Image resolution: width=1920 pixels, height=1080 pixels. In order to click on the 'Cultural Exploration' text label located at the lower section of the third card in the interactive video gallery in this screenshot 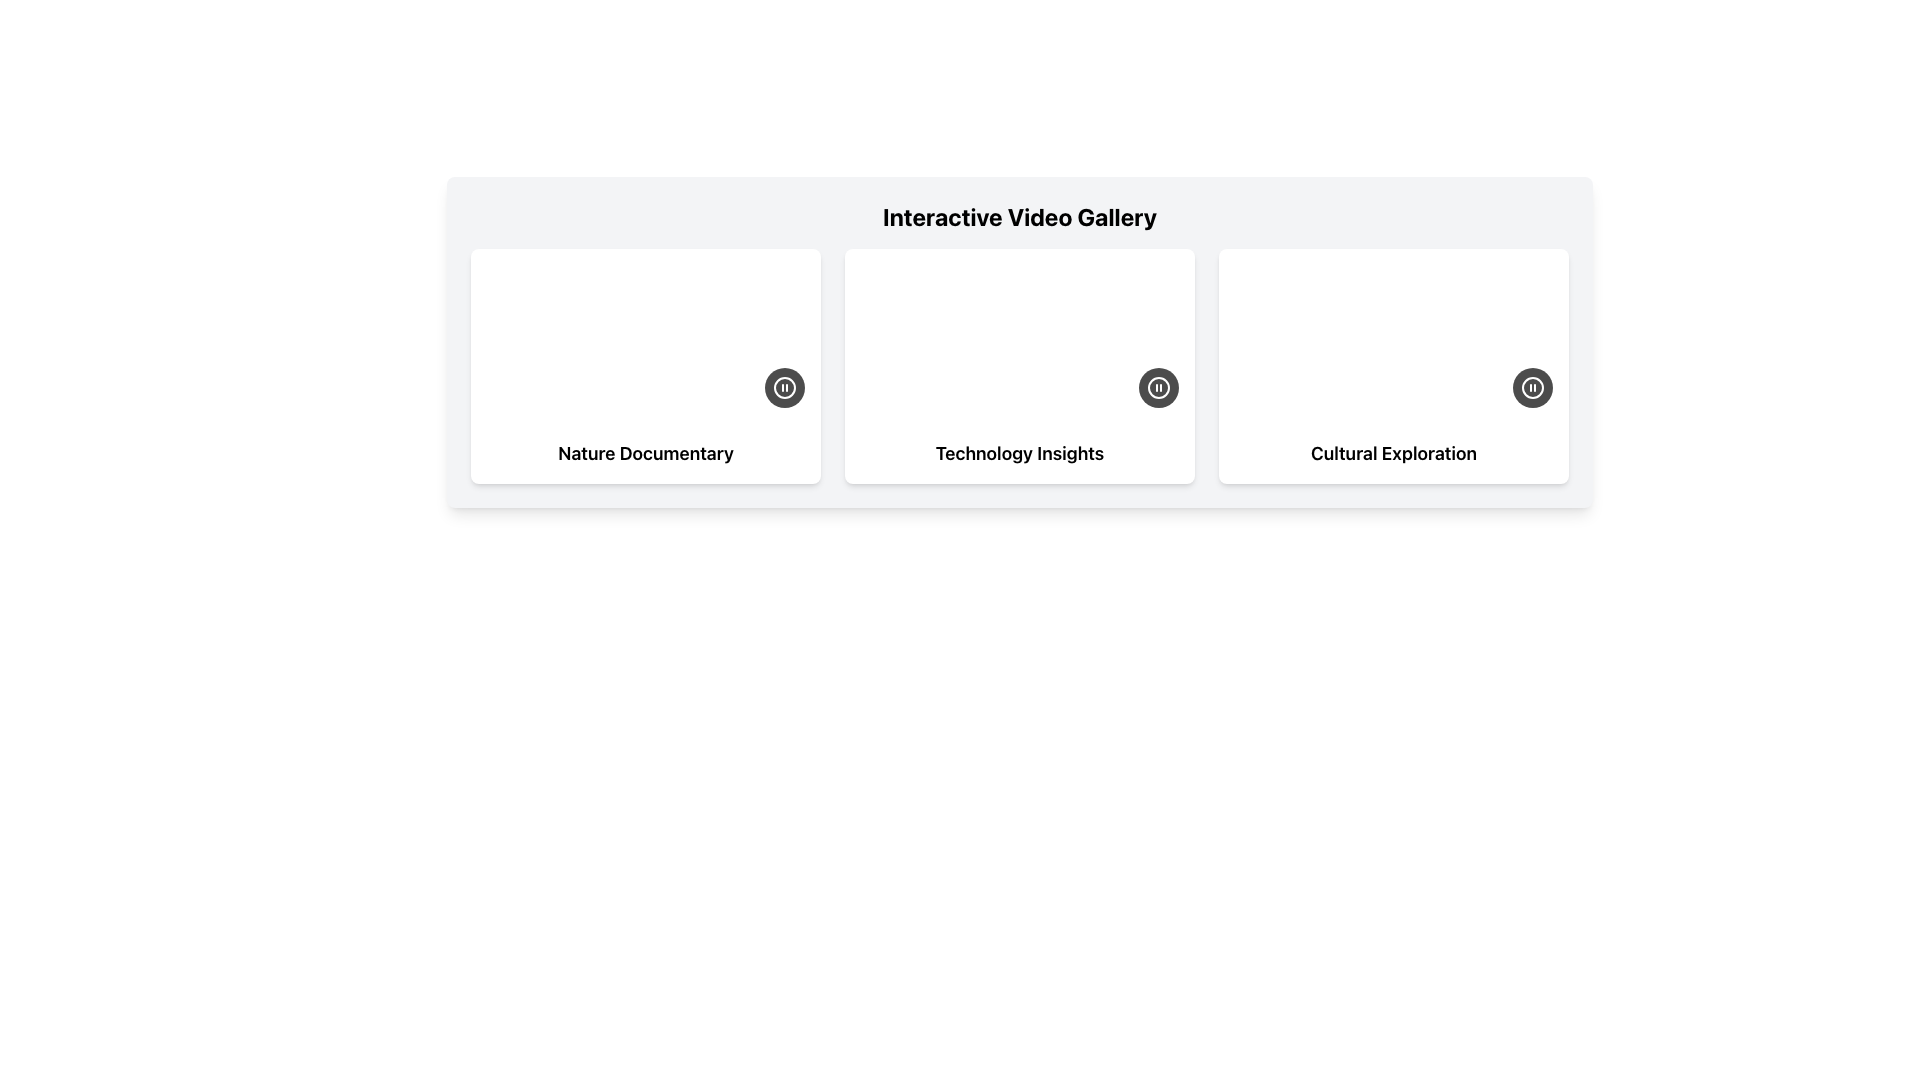, I will do `click(1392, 454)`.